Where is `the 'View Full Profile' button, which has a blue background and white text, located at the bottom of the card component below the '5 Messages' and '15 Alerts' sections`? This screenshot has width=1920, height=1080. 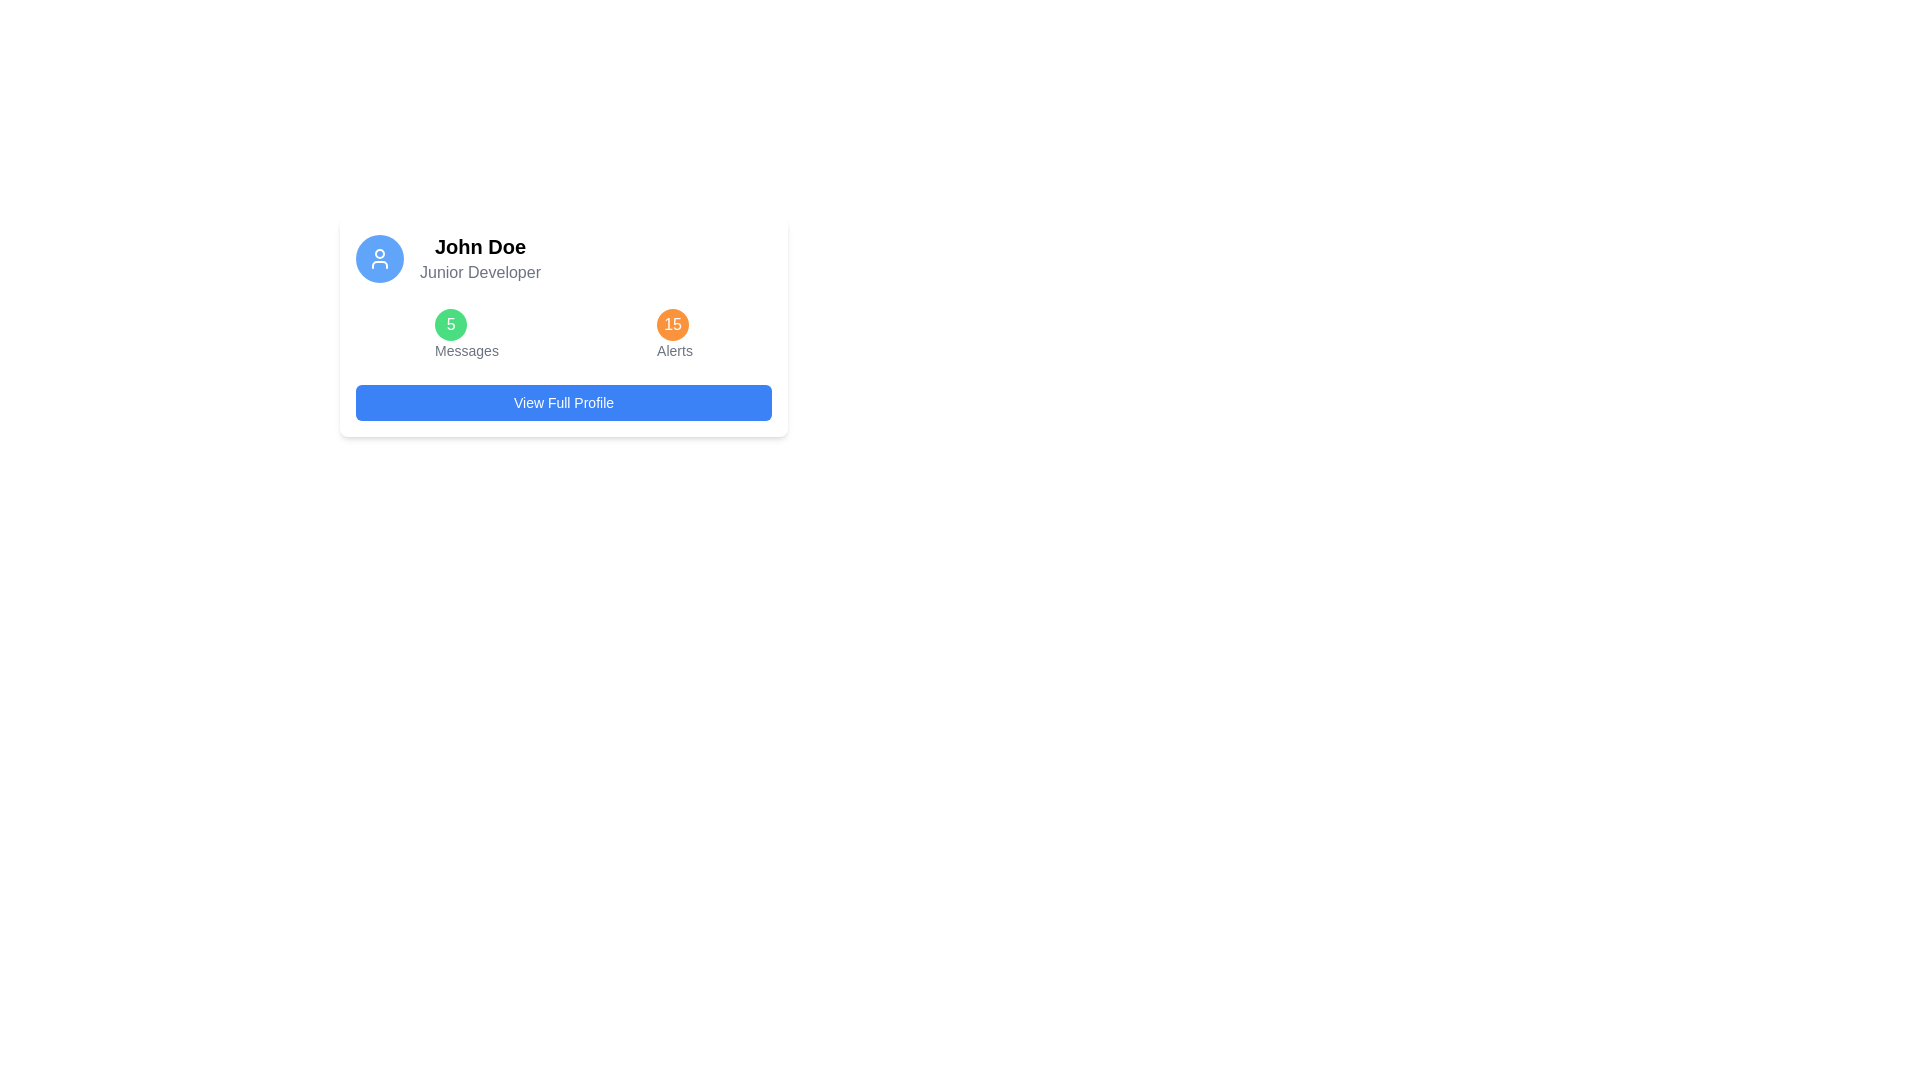 the 'View Full Profile' button, which has a blue background and white text, located at the bottom of the card component below the '5 Messages' and '15 Alerts' sections is located at coordinates (563, 402).